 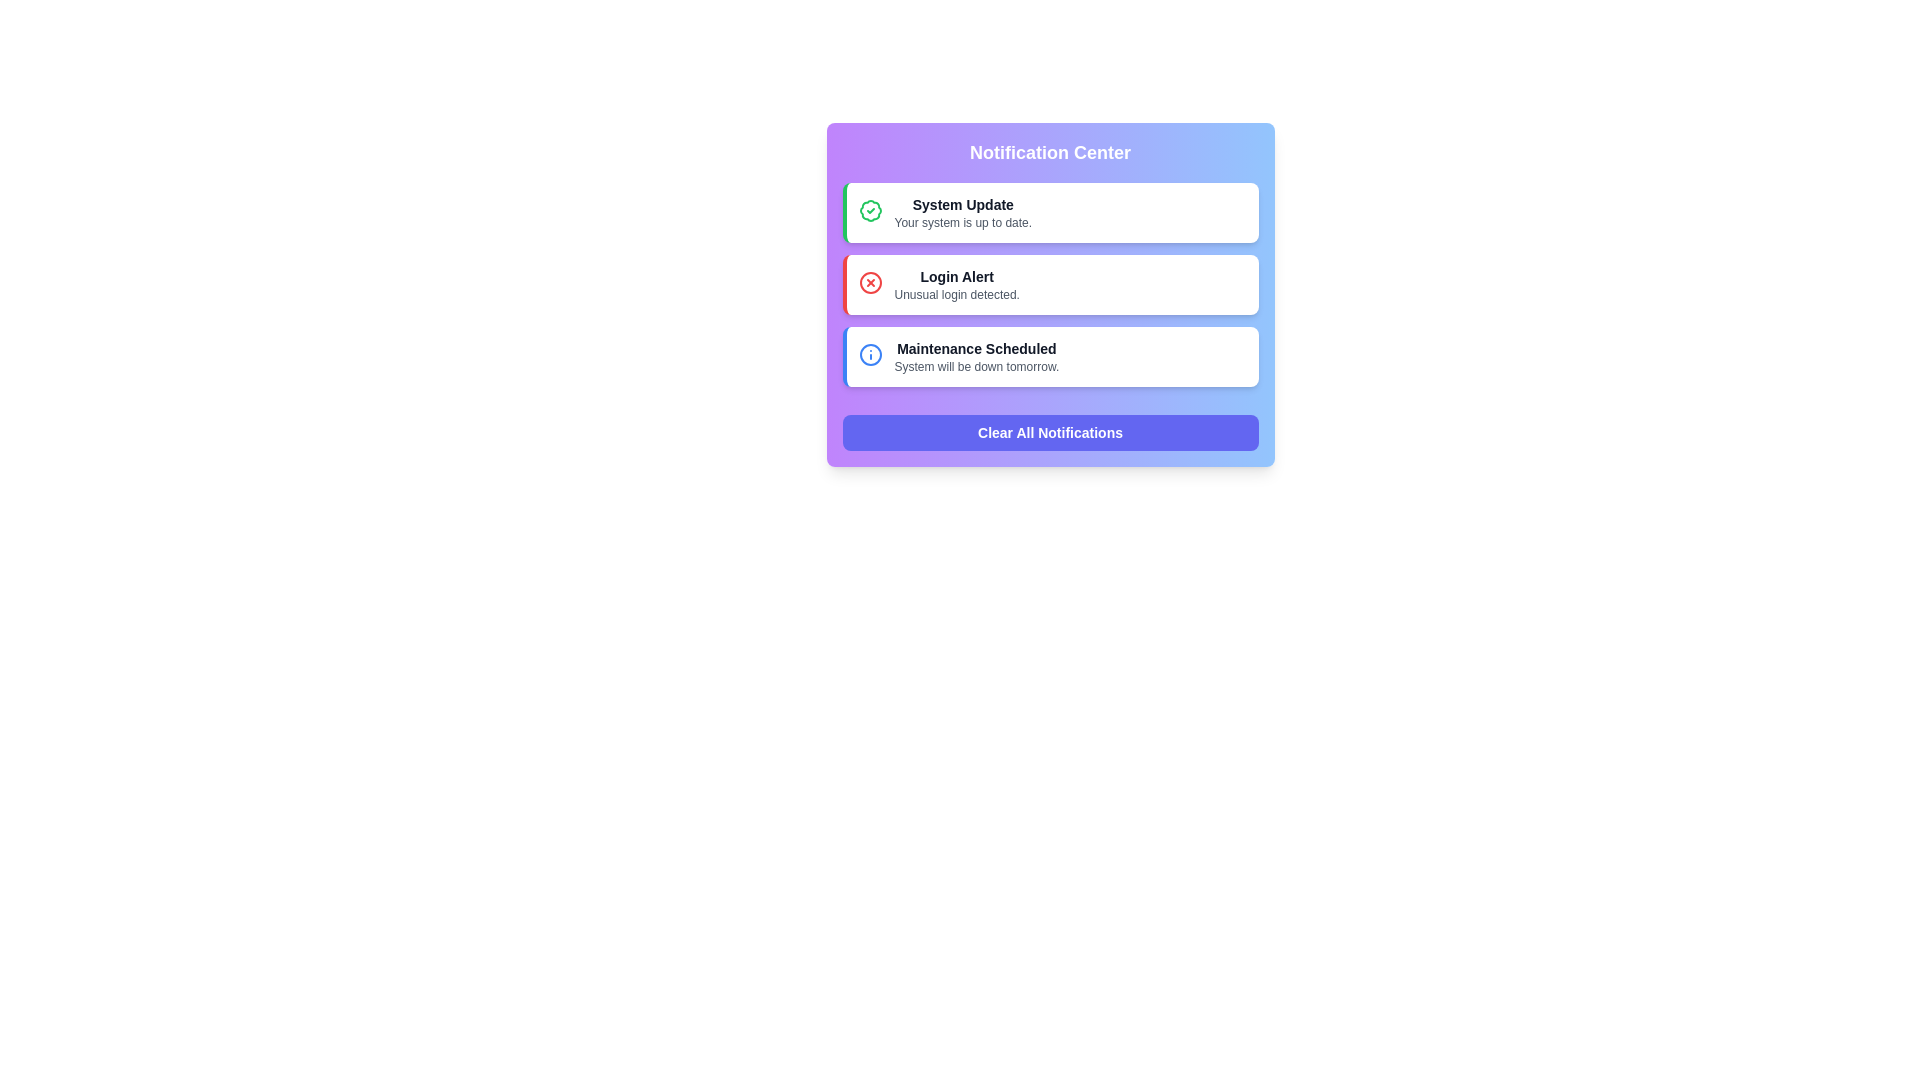 What do you see at coordinates (1049, 431) in the screenshot?
I see `the prominent button labeled 'Clear All Notifications' with white text on an indigo background` at bounding box center [1049, 431].